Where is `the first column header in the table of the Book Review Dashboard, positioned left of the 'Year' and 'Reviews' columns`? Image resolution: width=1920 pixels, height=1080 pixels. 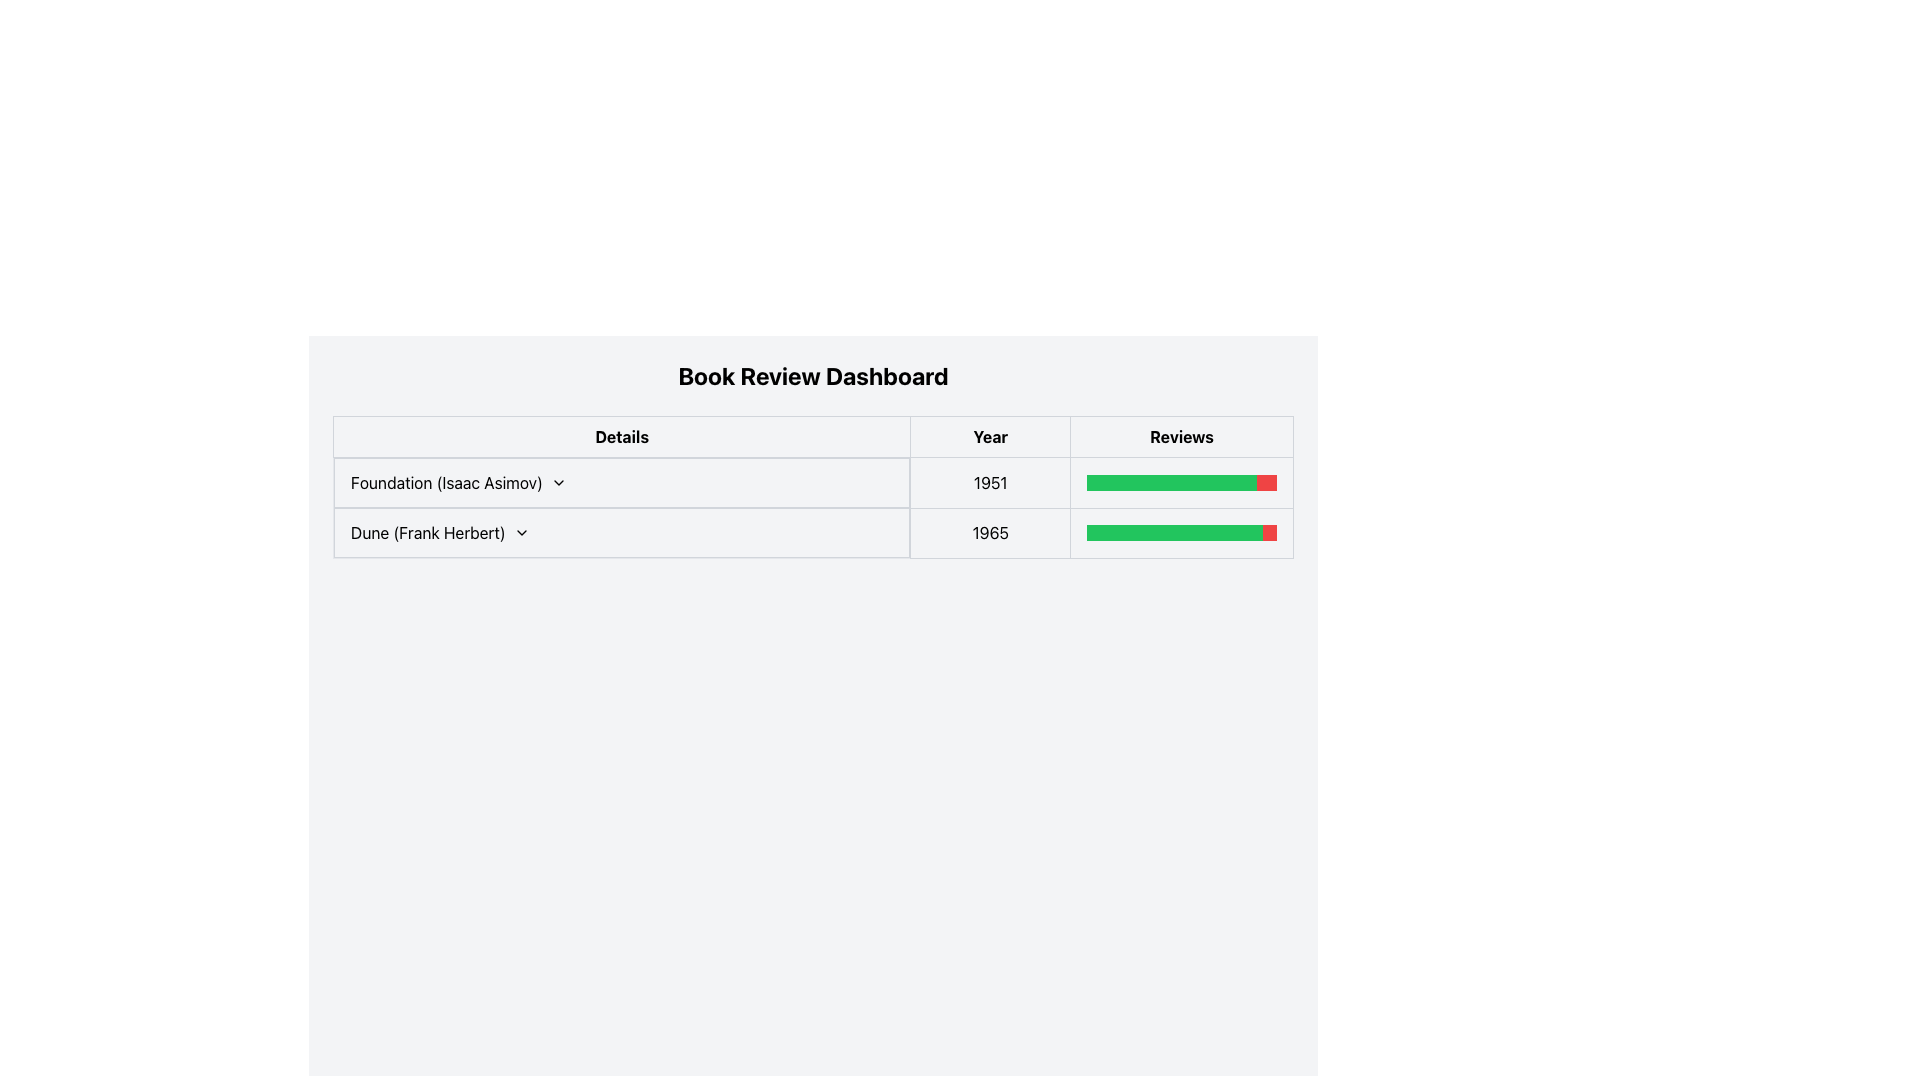
the first column header in the table of the Book Review Dashboard, positioned left of the 'Year' and 'Reviews' columns is located at coordinates (621, 435).